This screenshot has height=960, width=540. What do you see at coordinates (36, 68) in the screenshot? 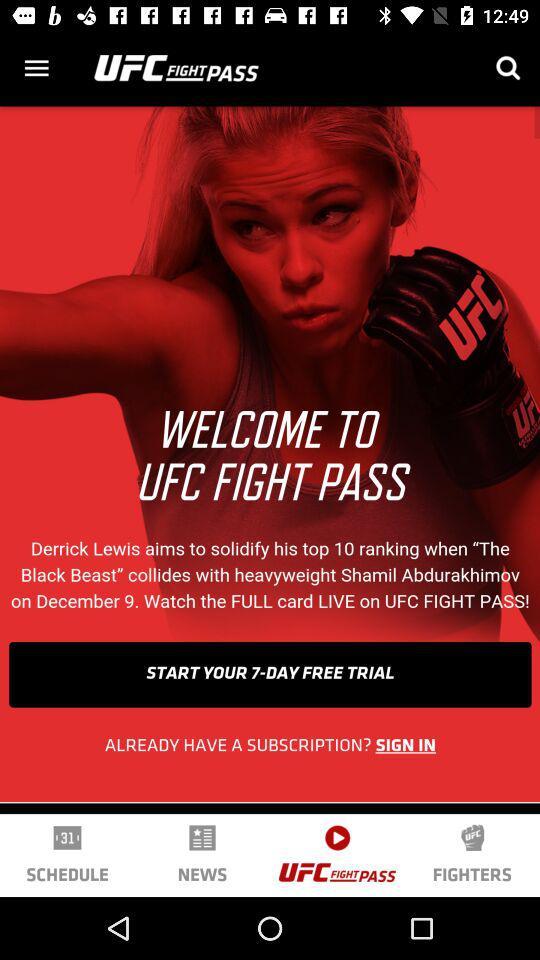
I see `menu` at bounding box center [36, 68].